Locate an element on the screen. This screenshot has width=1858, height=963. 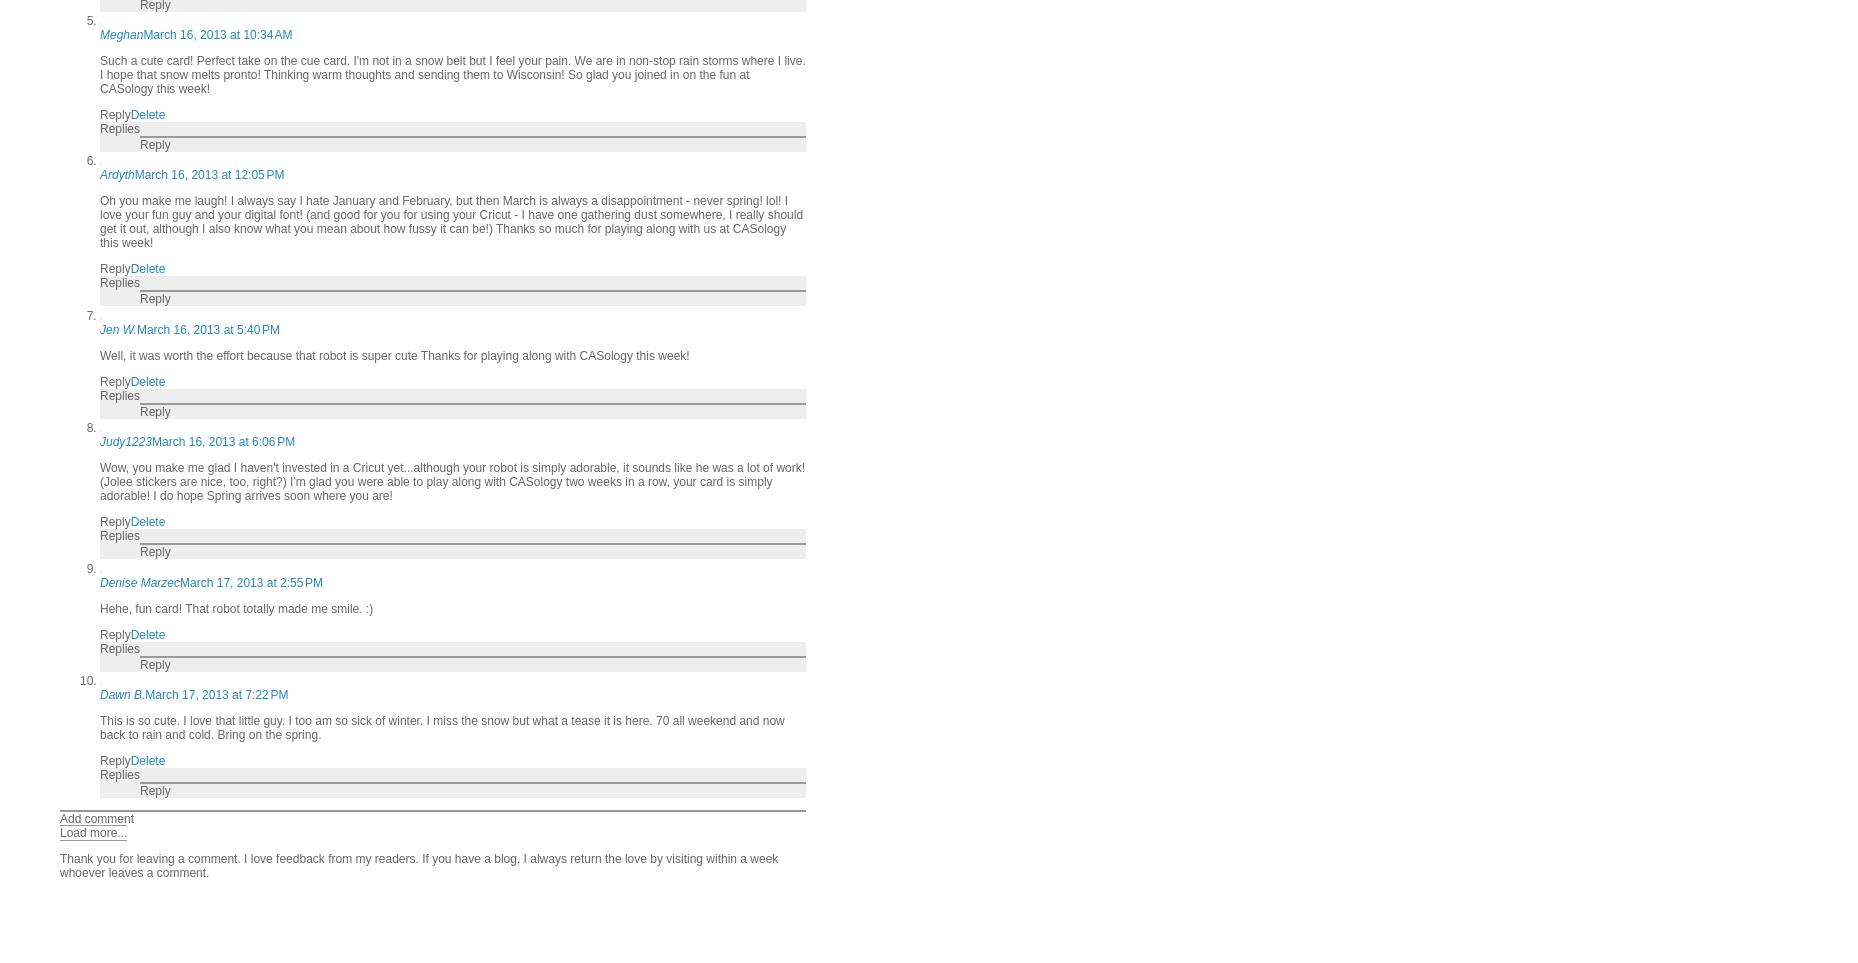
'Well, it was worth the effort because that robot is super cute  Thanks for playing along with CASology this week!' is located at coordinates (393, 353).